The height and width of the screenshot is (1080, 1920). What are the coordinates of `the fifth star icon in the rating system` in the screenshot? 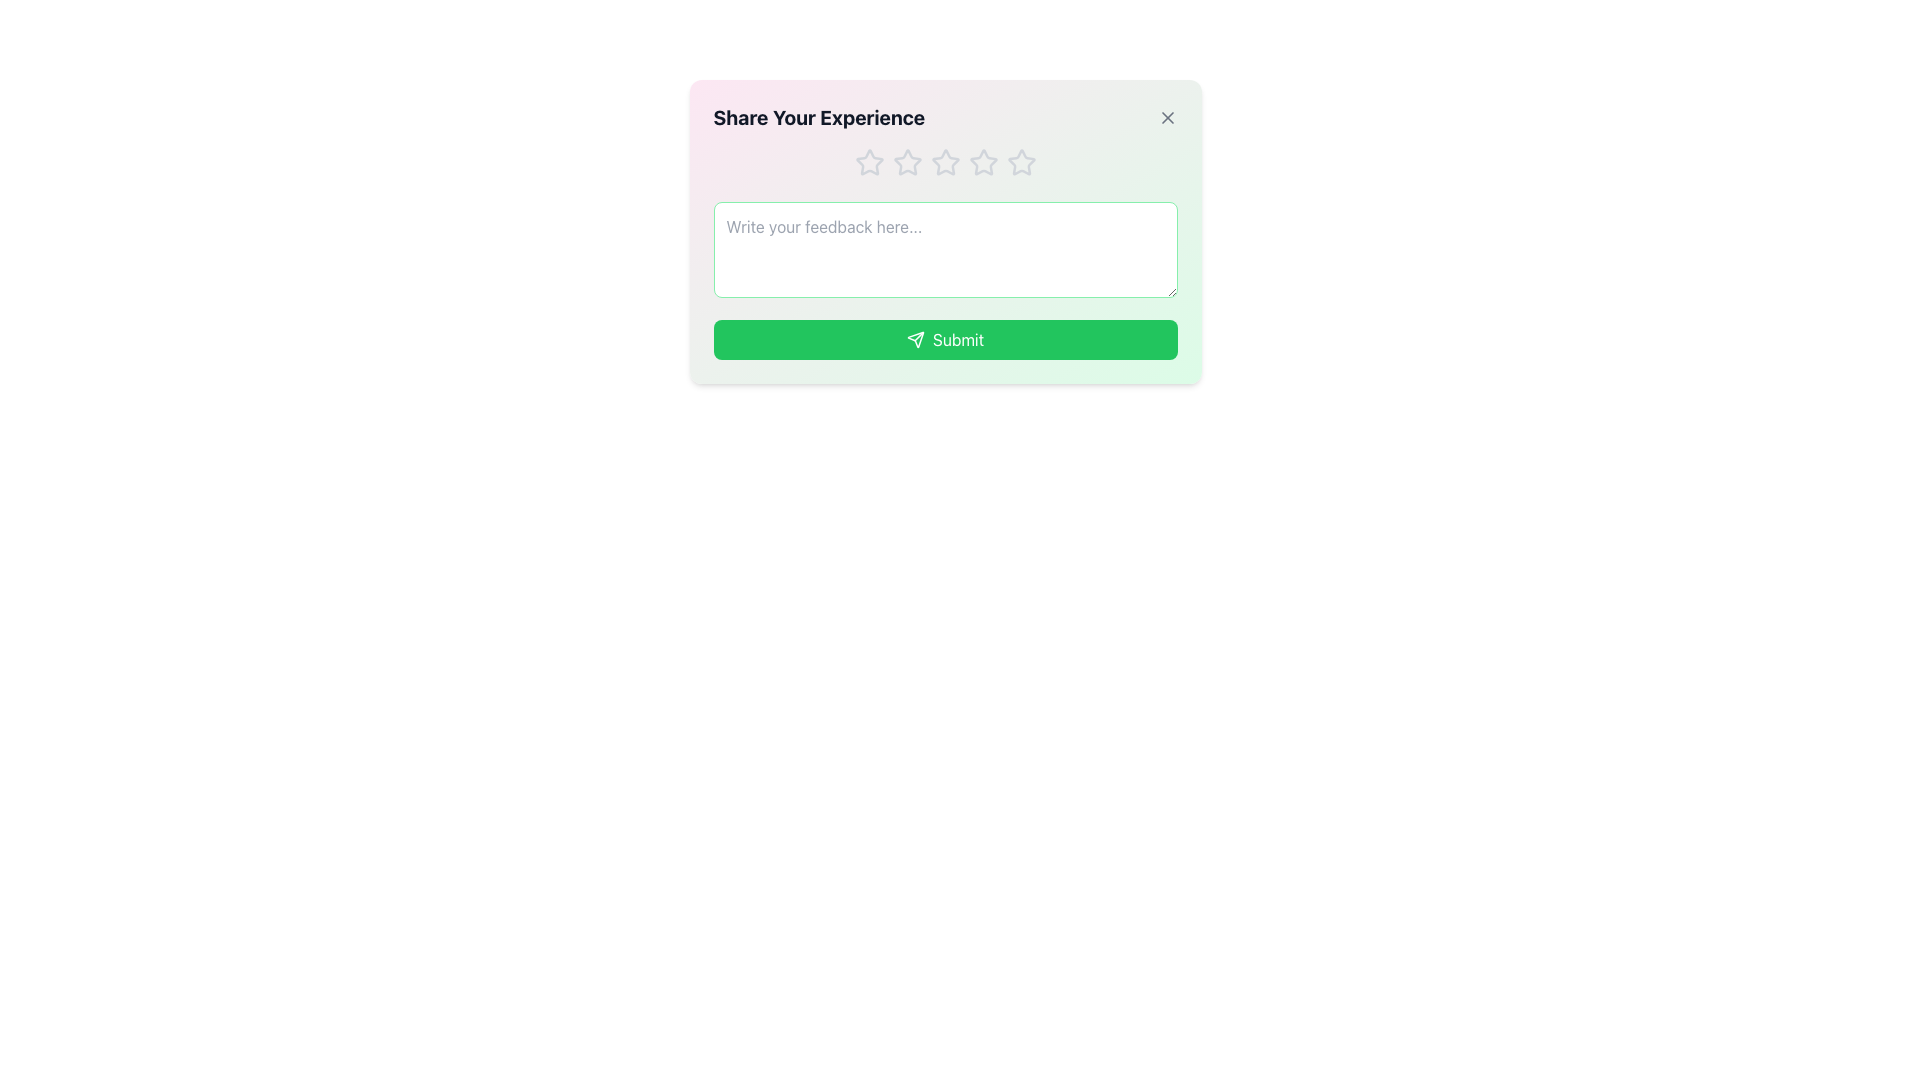 It's located at (1021, 161).